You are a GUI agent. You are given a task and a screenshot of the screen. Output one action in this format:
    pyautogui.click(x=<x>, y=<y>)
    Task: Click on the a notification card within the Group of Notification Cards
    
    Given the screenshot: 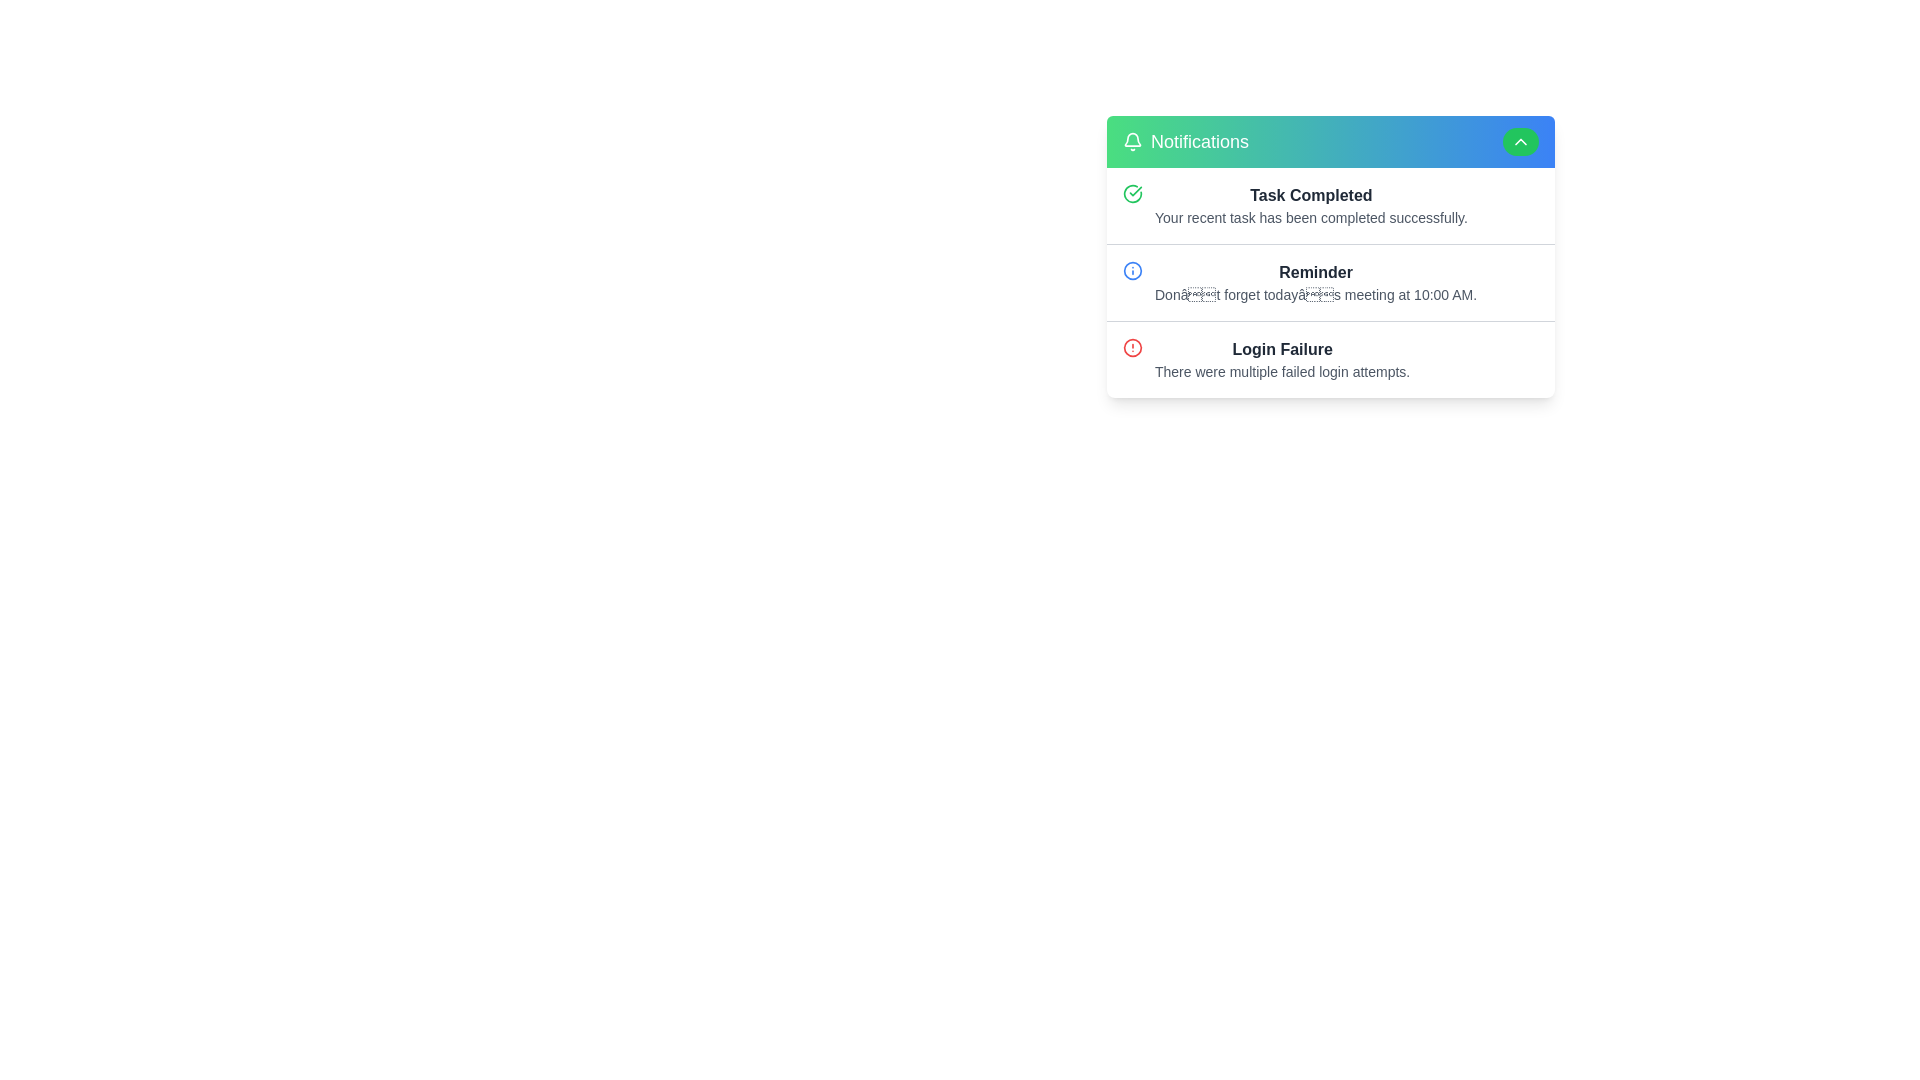 What is the action you would take?
    pyautogui.click(x=1330, y=282)
    